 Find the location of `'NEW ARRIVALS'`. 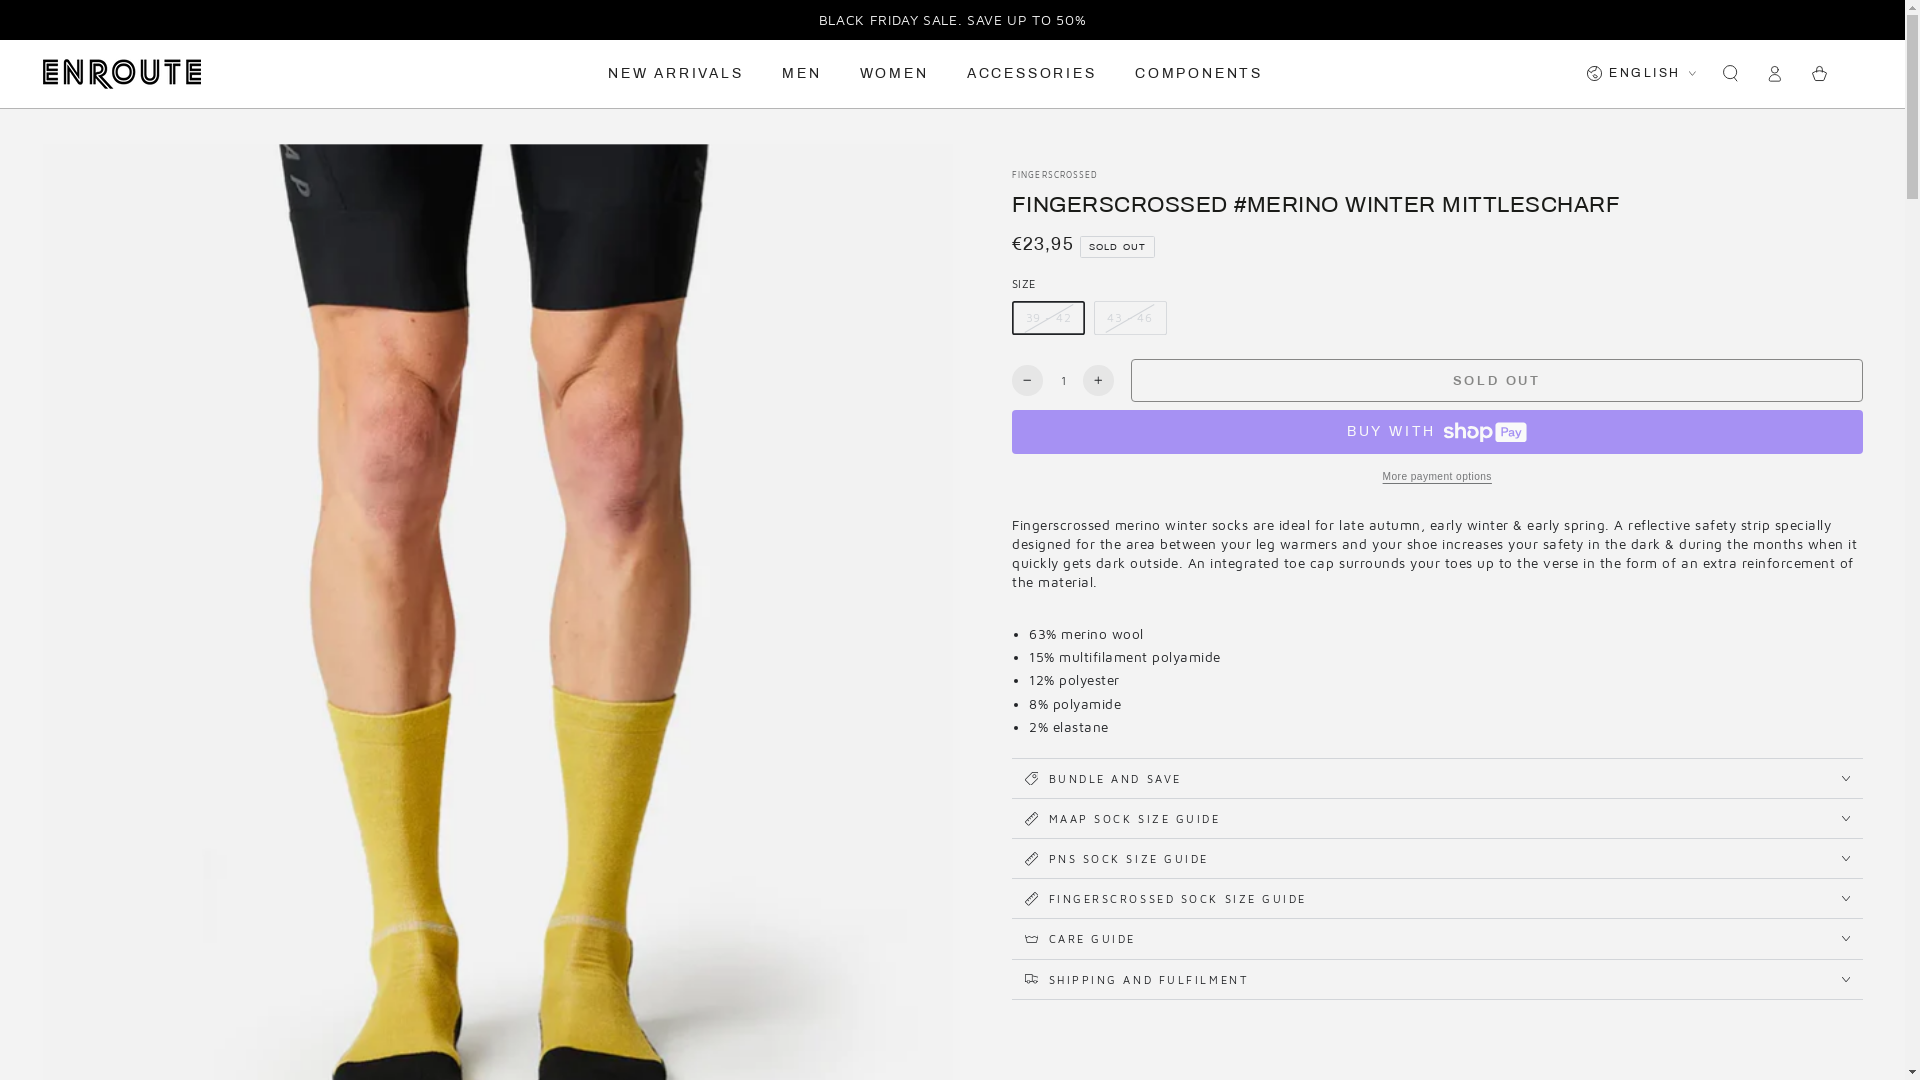

'NEW ARRIVALS' is located at coordinates (594, 72).